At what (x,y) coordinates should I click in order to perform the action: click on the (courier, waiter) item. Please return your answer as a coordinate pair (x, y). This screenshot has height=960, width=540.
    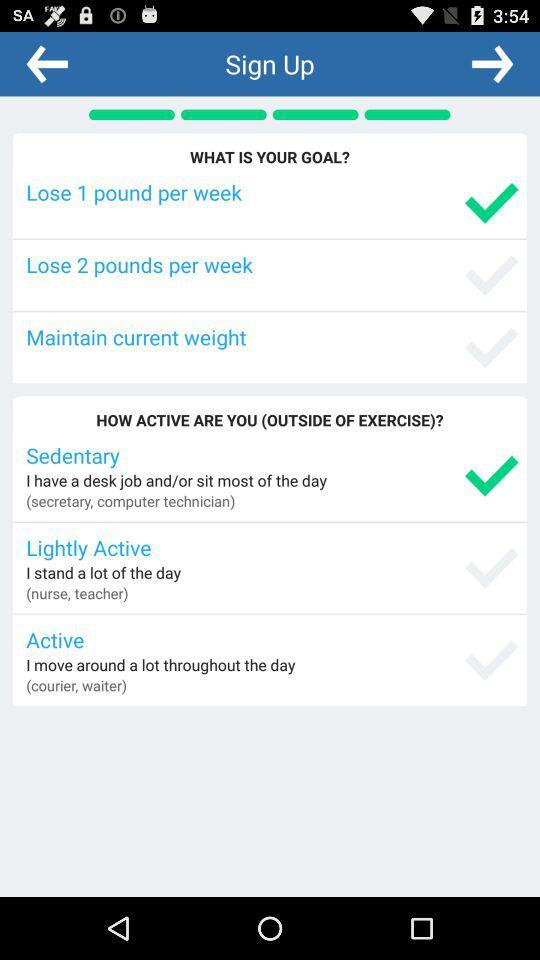
    Looking at the image, I should click on (75, 685).